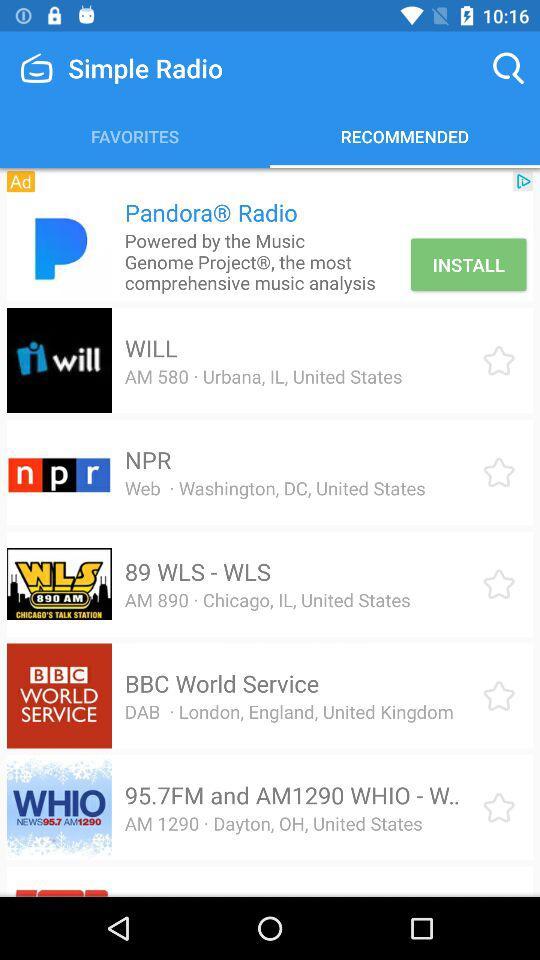 The width and height of the screenshot is (540, 960). What do you see at coordinates (263, 375) in the screenshot?
I see `item above npr` at bounding box center [263, 375].